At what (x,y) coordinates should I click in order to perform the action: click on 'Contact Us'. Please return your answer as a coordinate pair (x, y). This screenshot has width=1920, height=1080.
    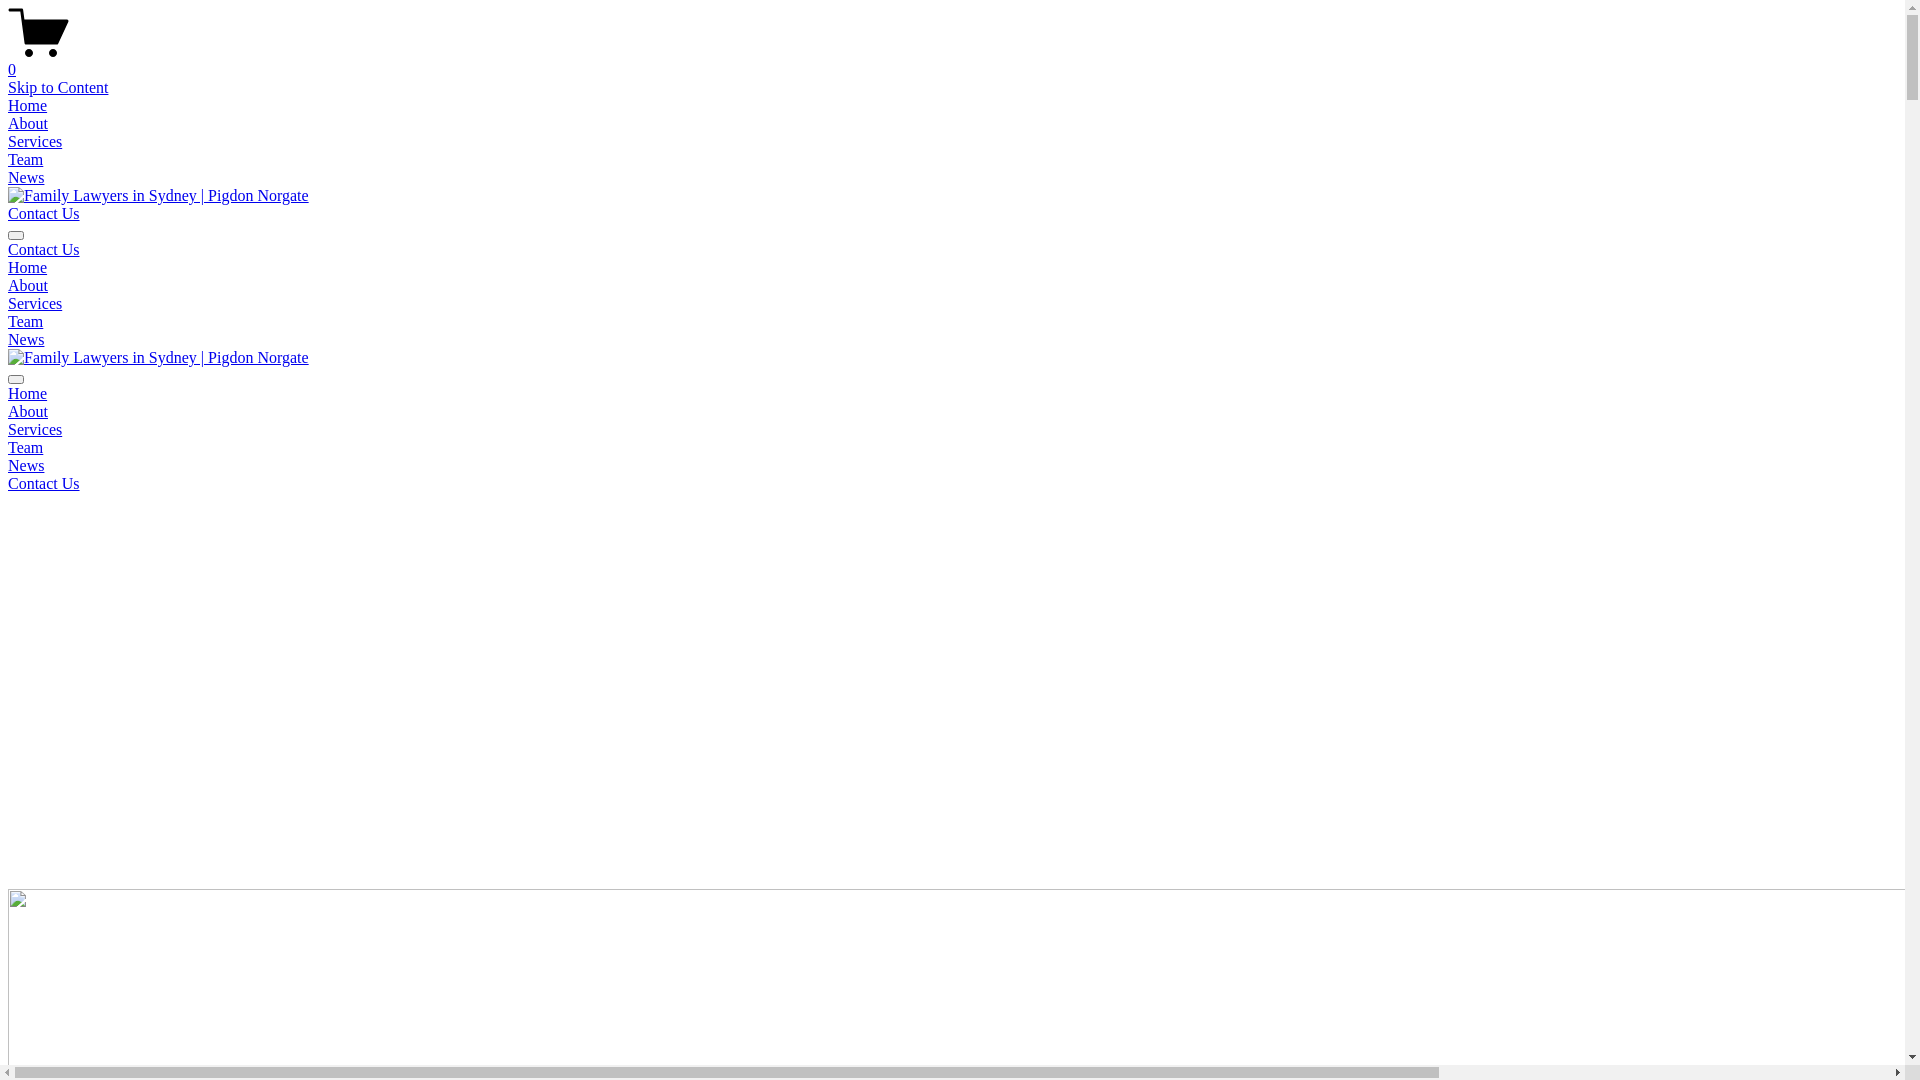
    Looking at the image, I should click on (43, 483).